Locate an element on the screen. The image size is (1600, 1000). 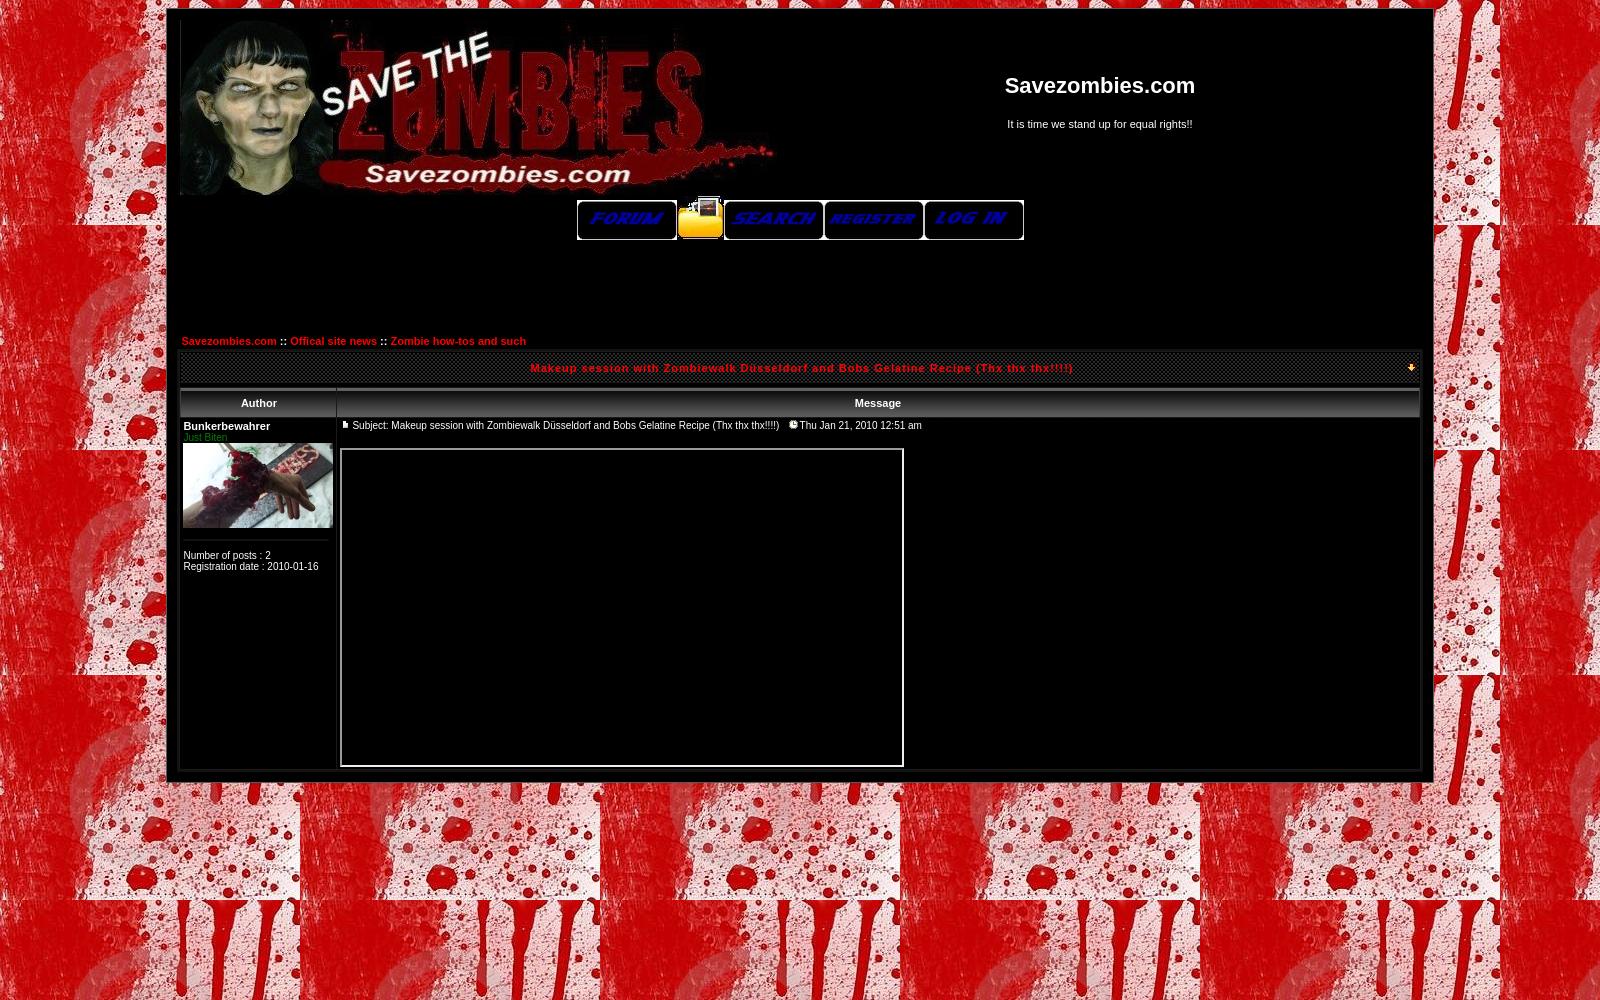
'Number of posts' is located at coordinates (219, 555).